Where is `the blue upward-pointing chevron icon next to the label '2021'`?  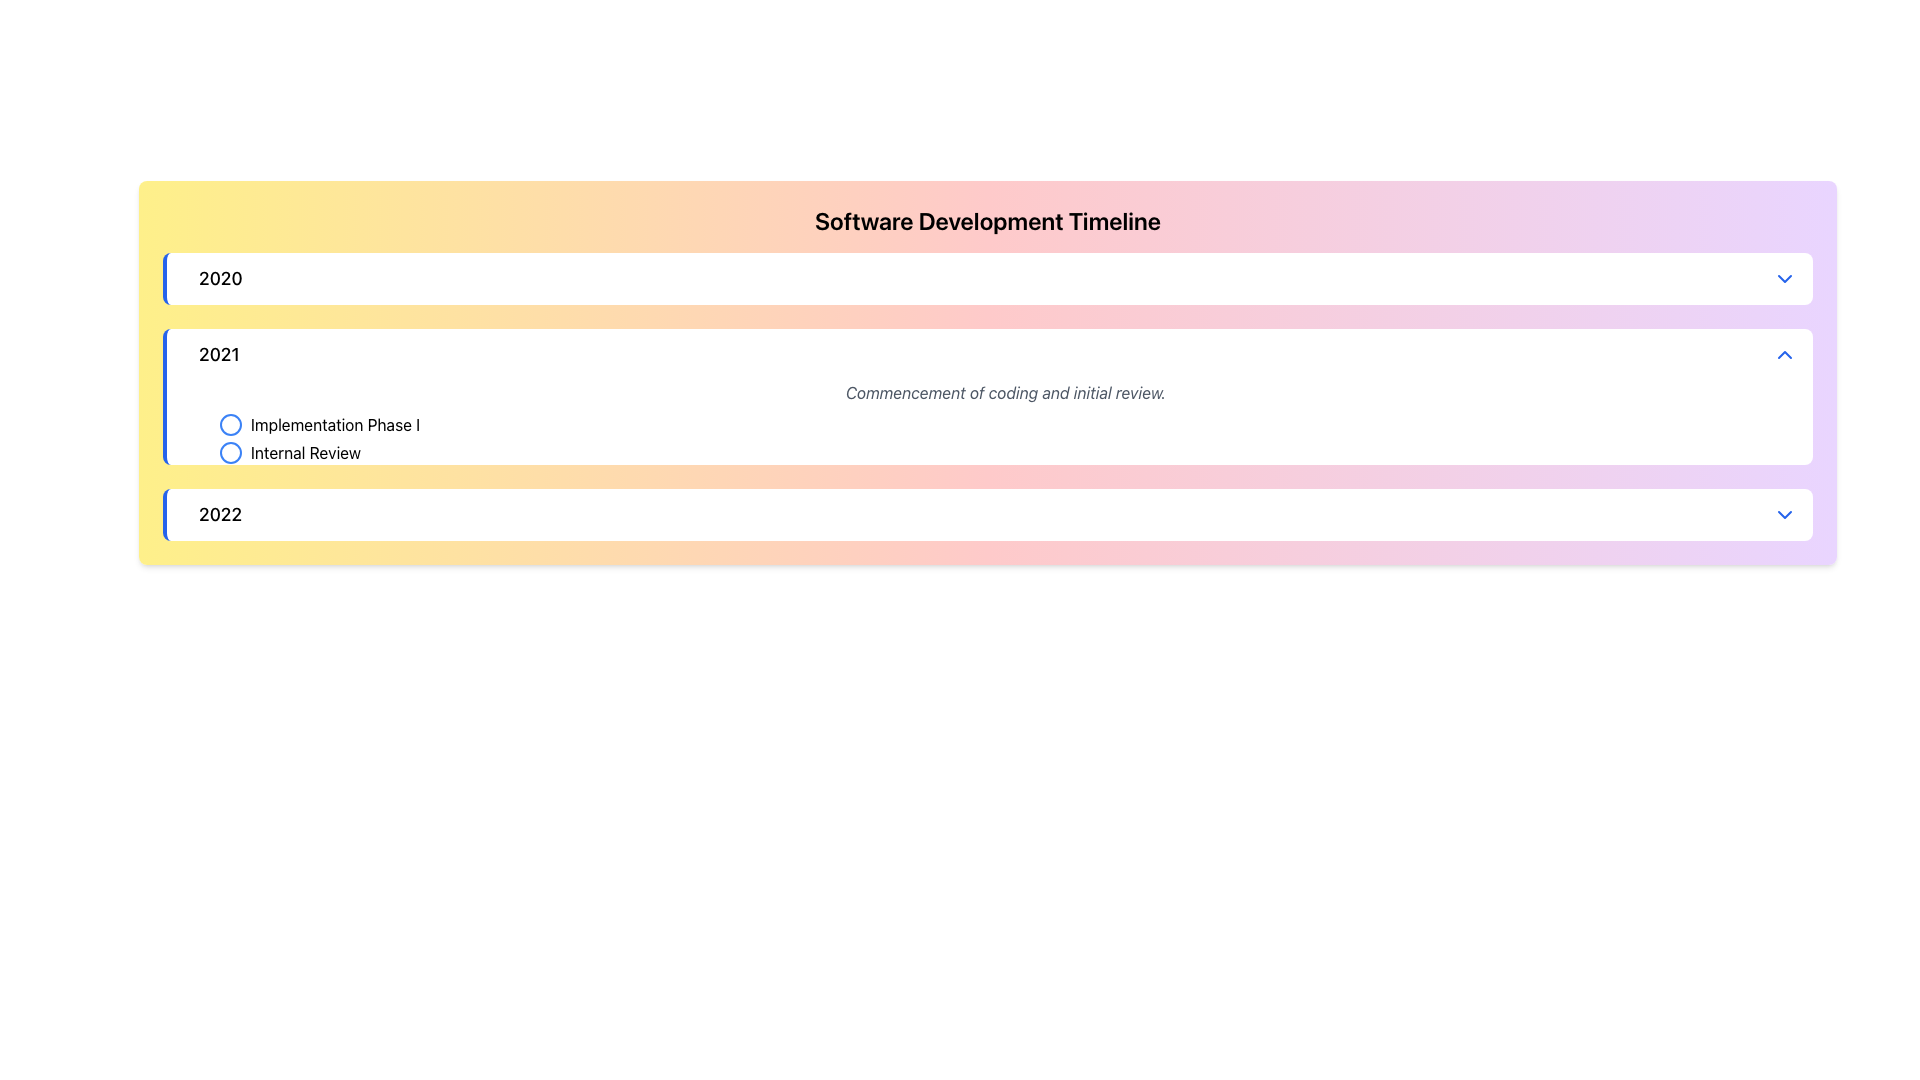 the blue upward-pointing chevron icon next to the label '2021' is located at coordinates (1785, 353).